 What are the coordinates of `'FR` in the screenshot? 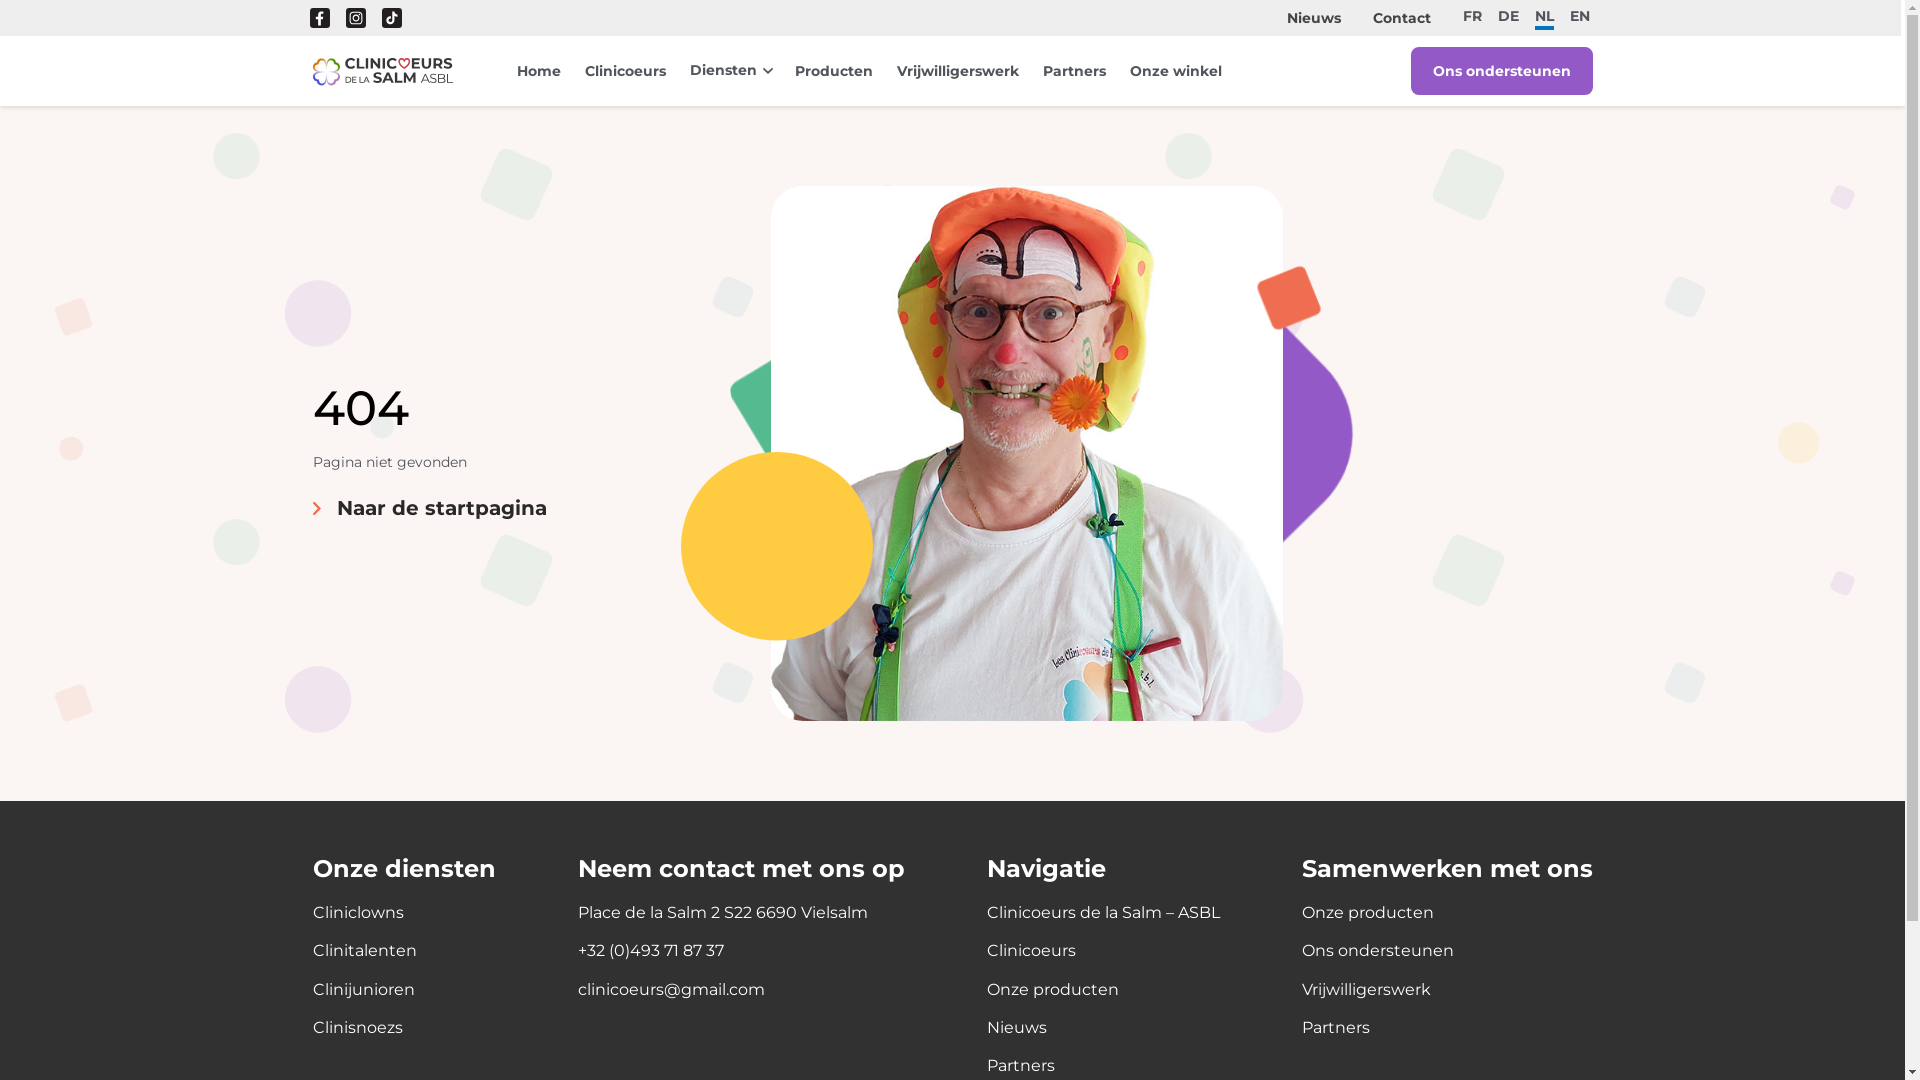 It's located at (1472, 15).